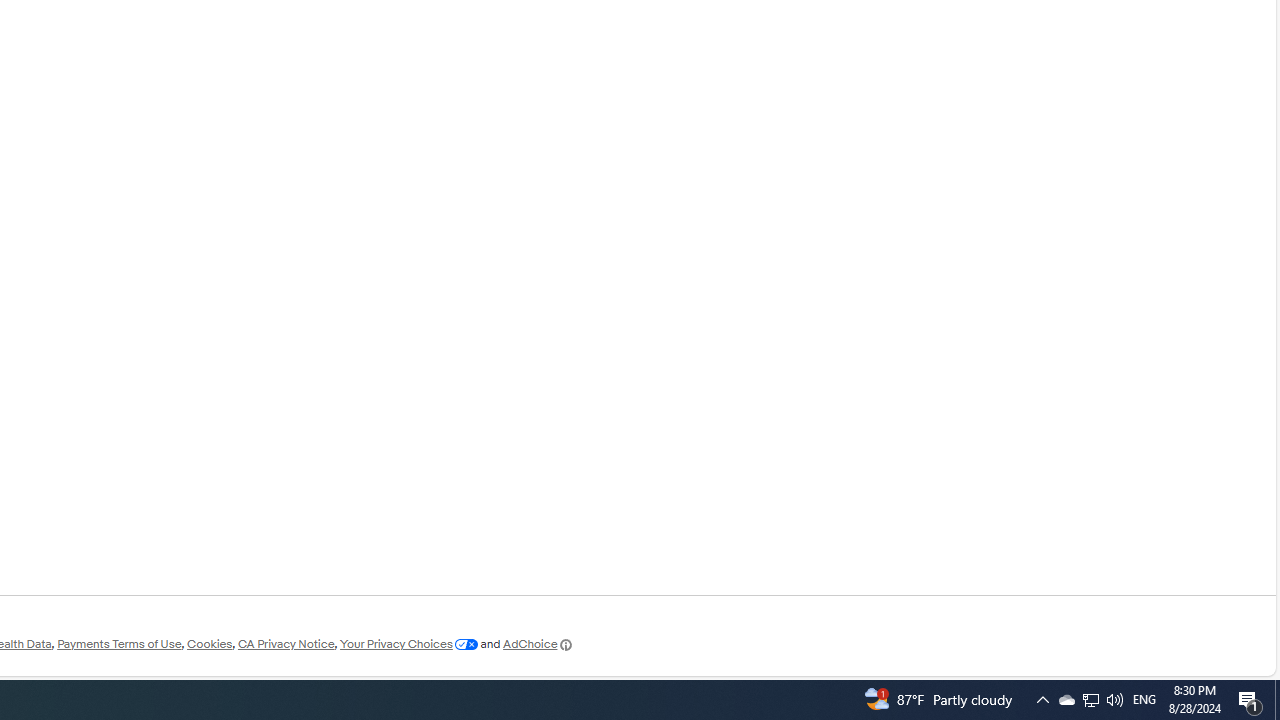 The height and width of the screenshot is (720, 1280). Describe the element at coordinates (209, 644) in the screenshot. I see `'Cookies'` at that location.